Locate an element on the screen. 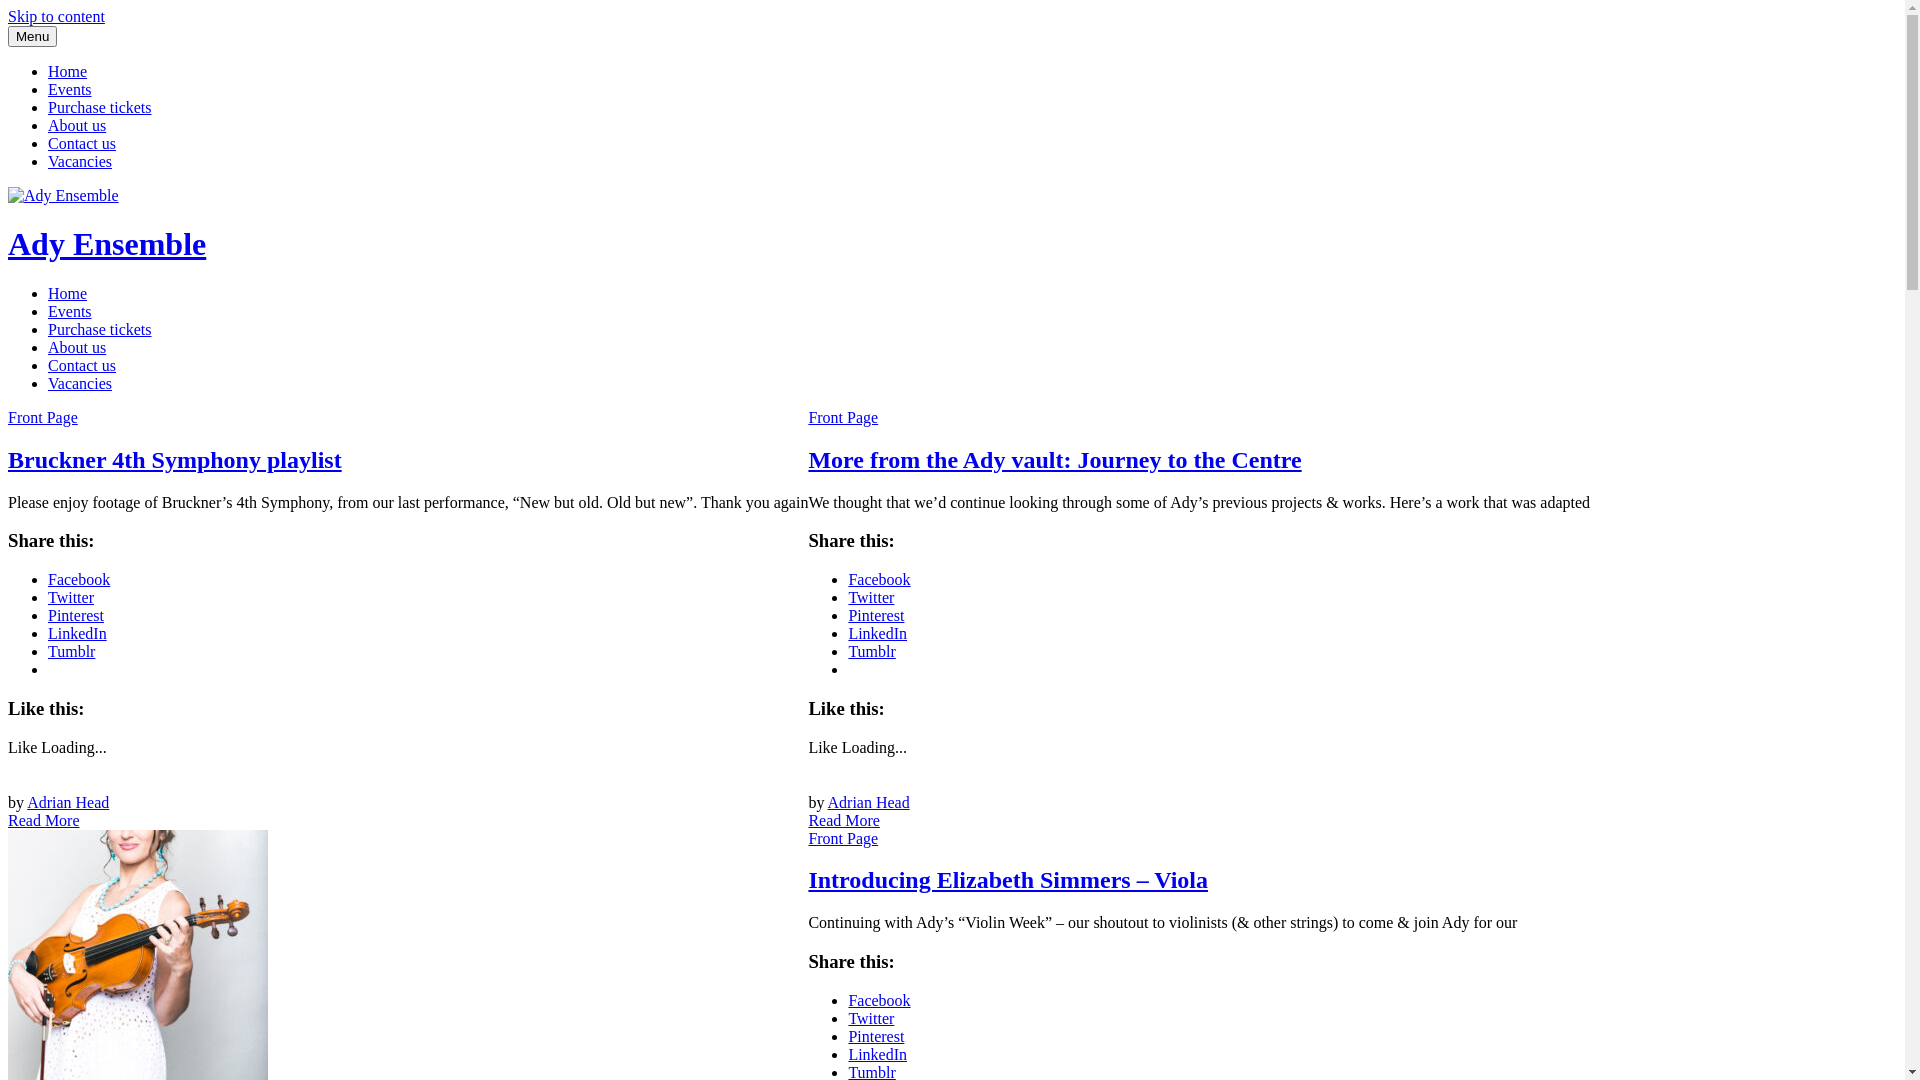  'Skip to content' is located at coordinates (56, 16).